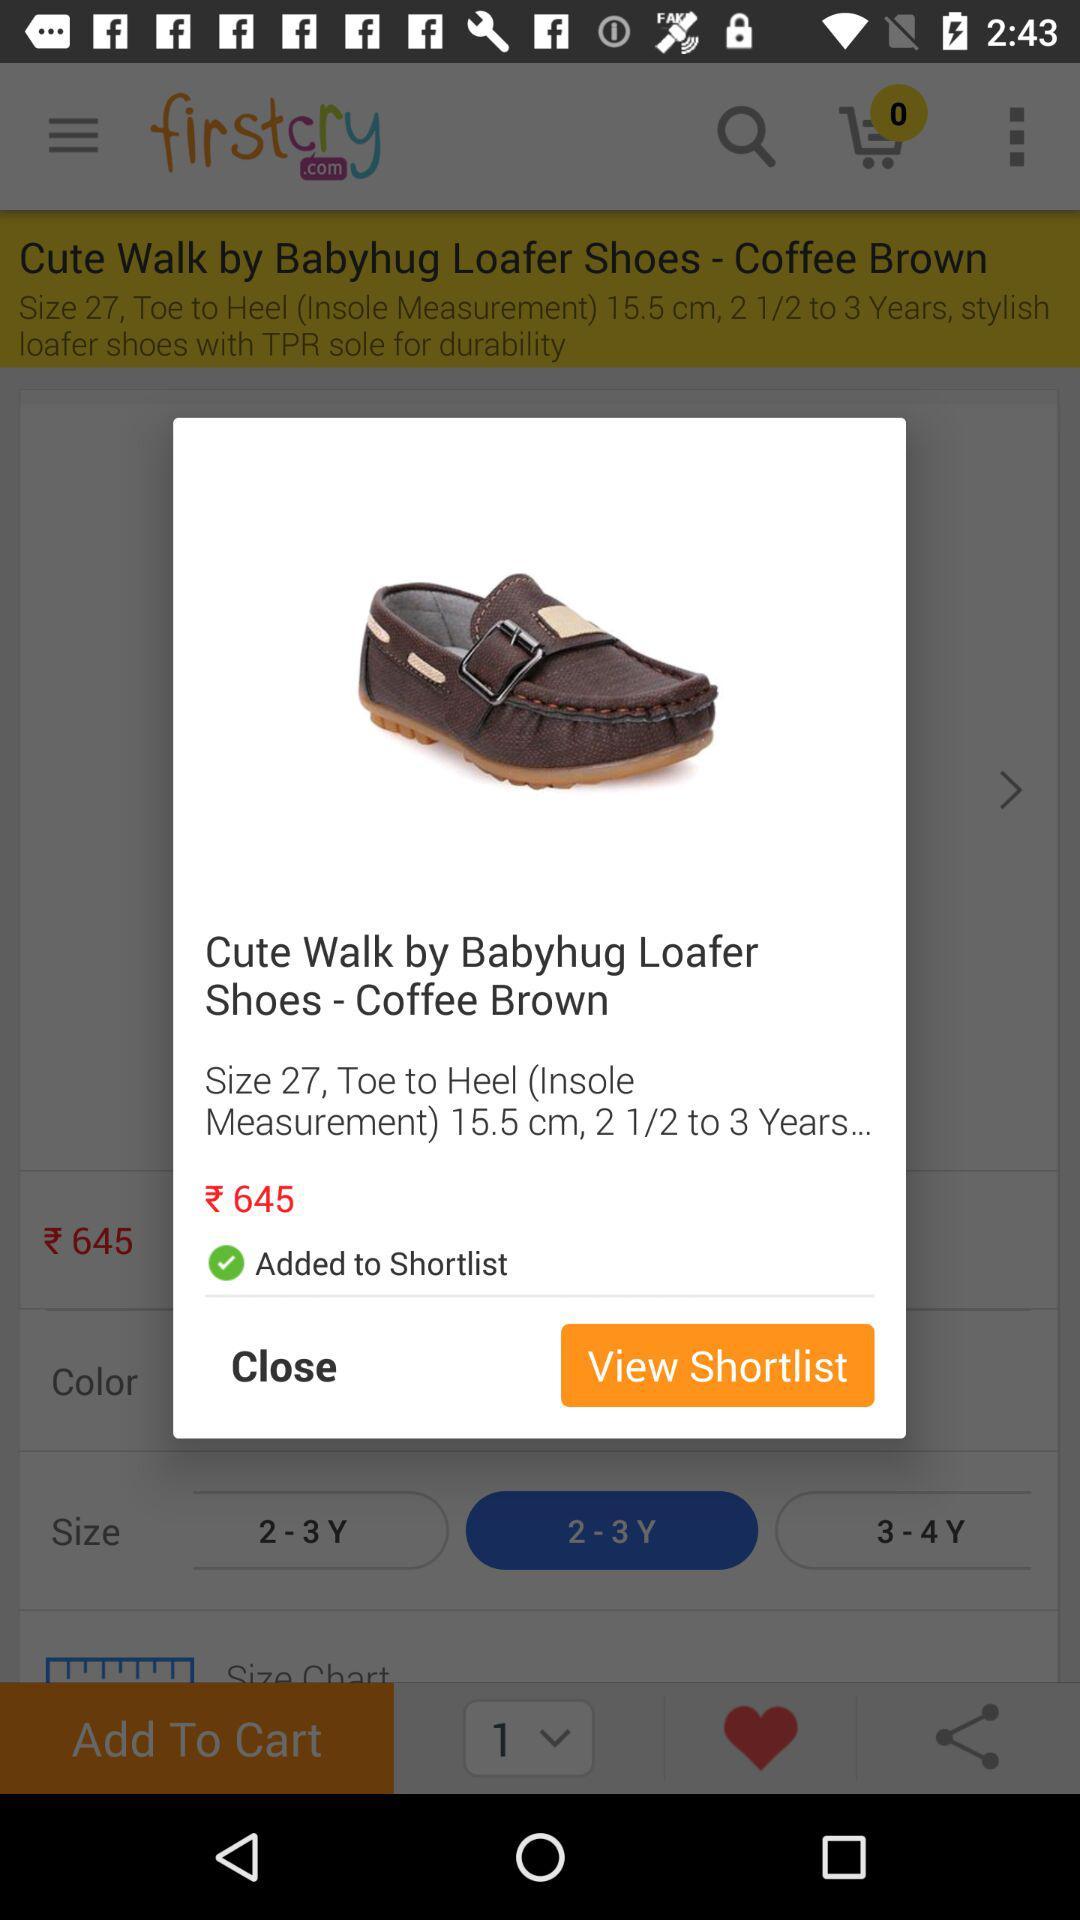 This screenshot has height=1920, width=1080. Describe the element at coordinates (716, 1364) in the screenshot. I see `the view shortlist` at that location.